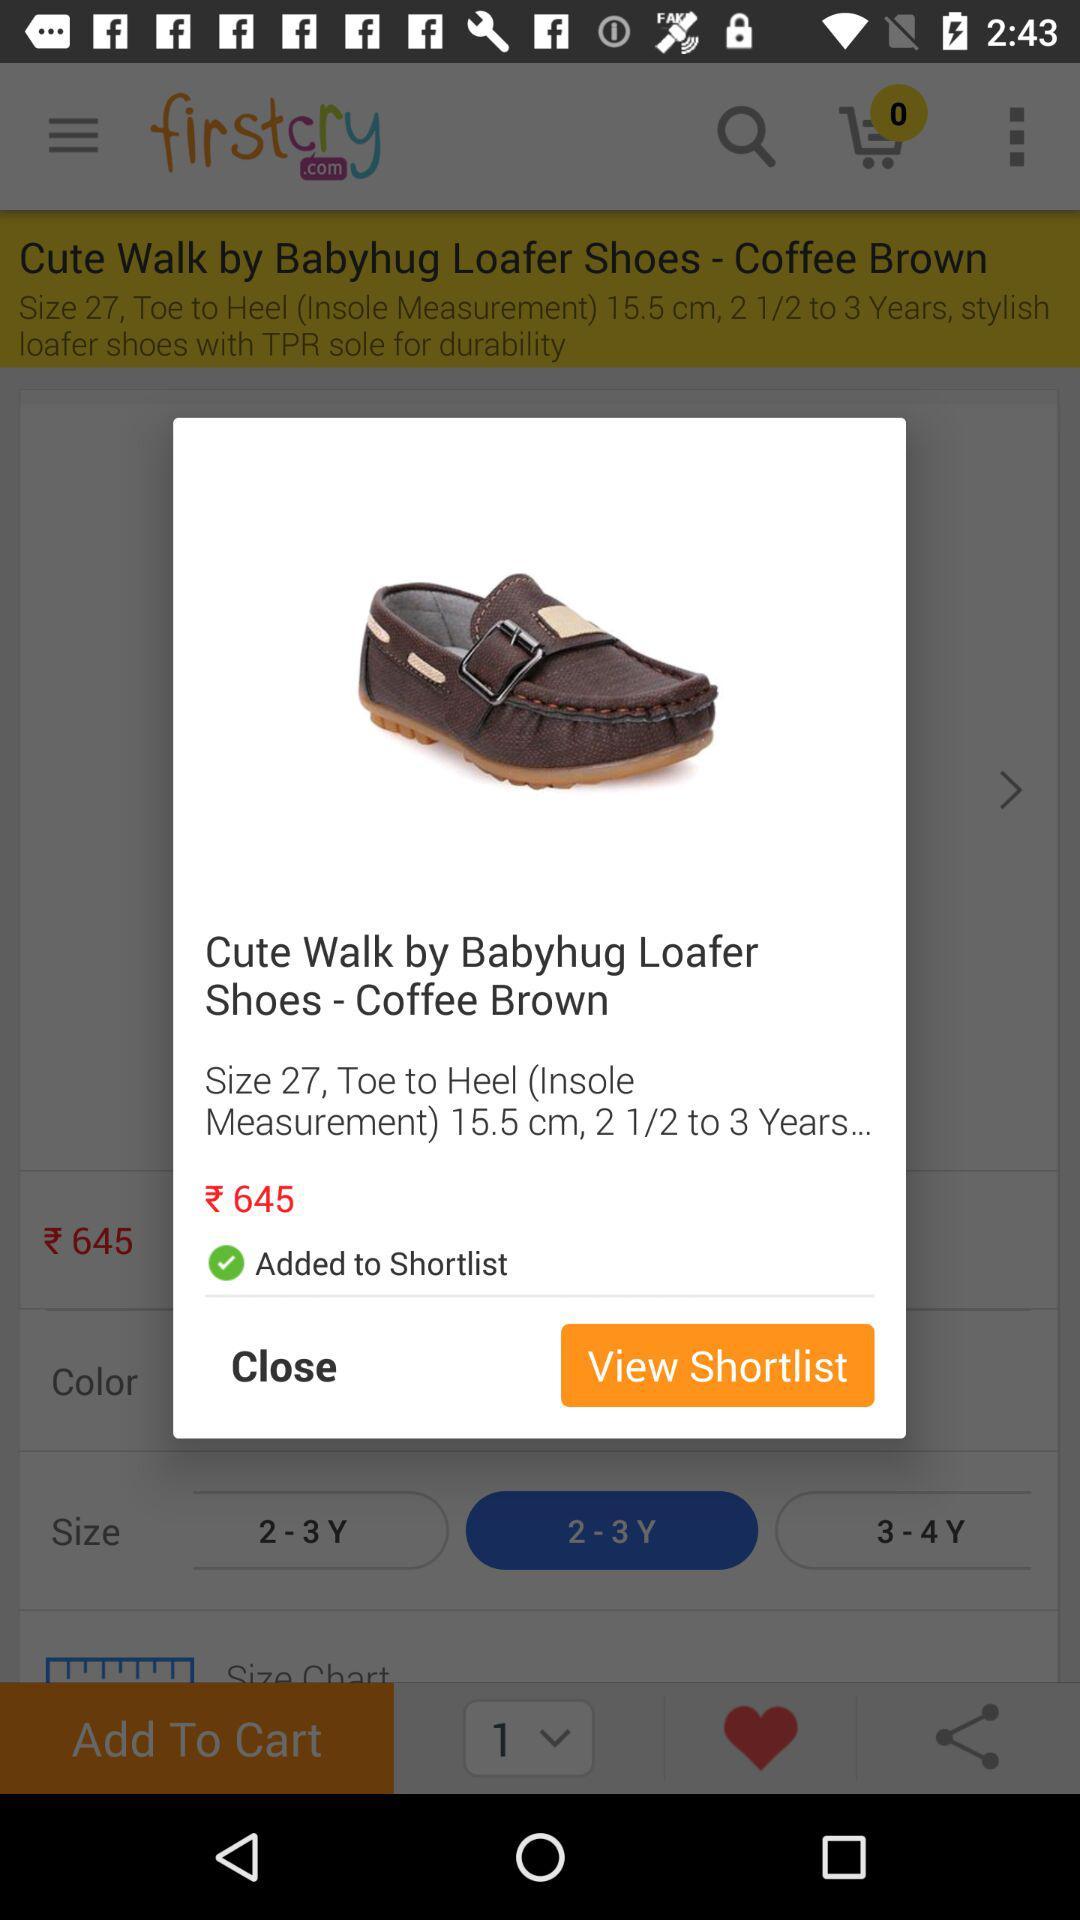 This screenshot has height=1920, width=1080. Describe the element at coordinates (716, 1364) in the screenshot. I see `the view shortlist` at that location.